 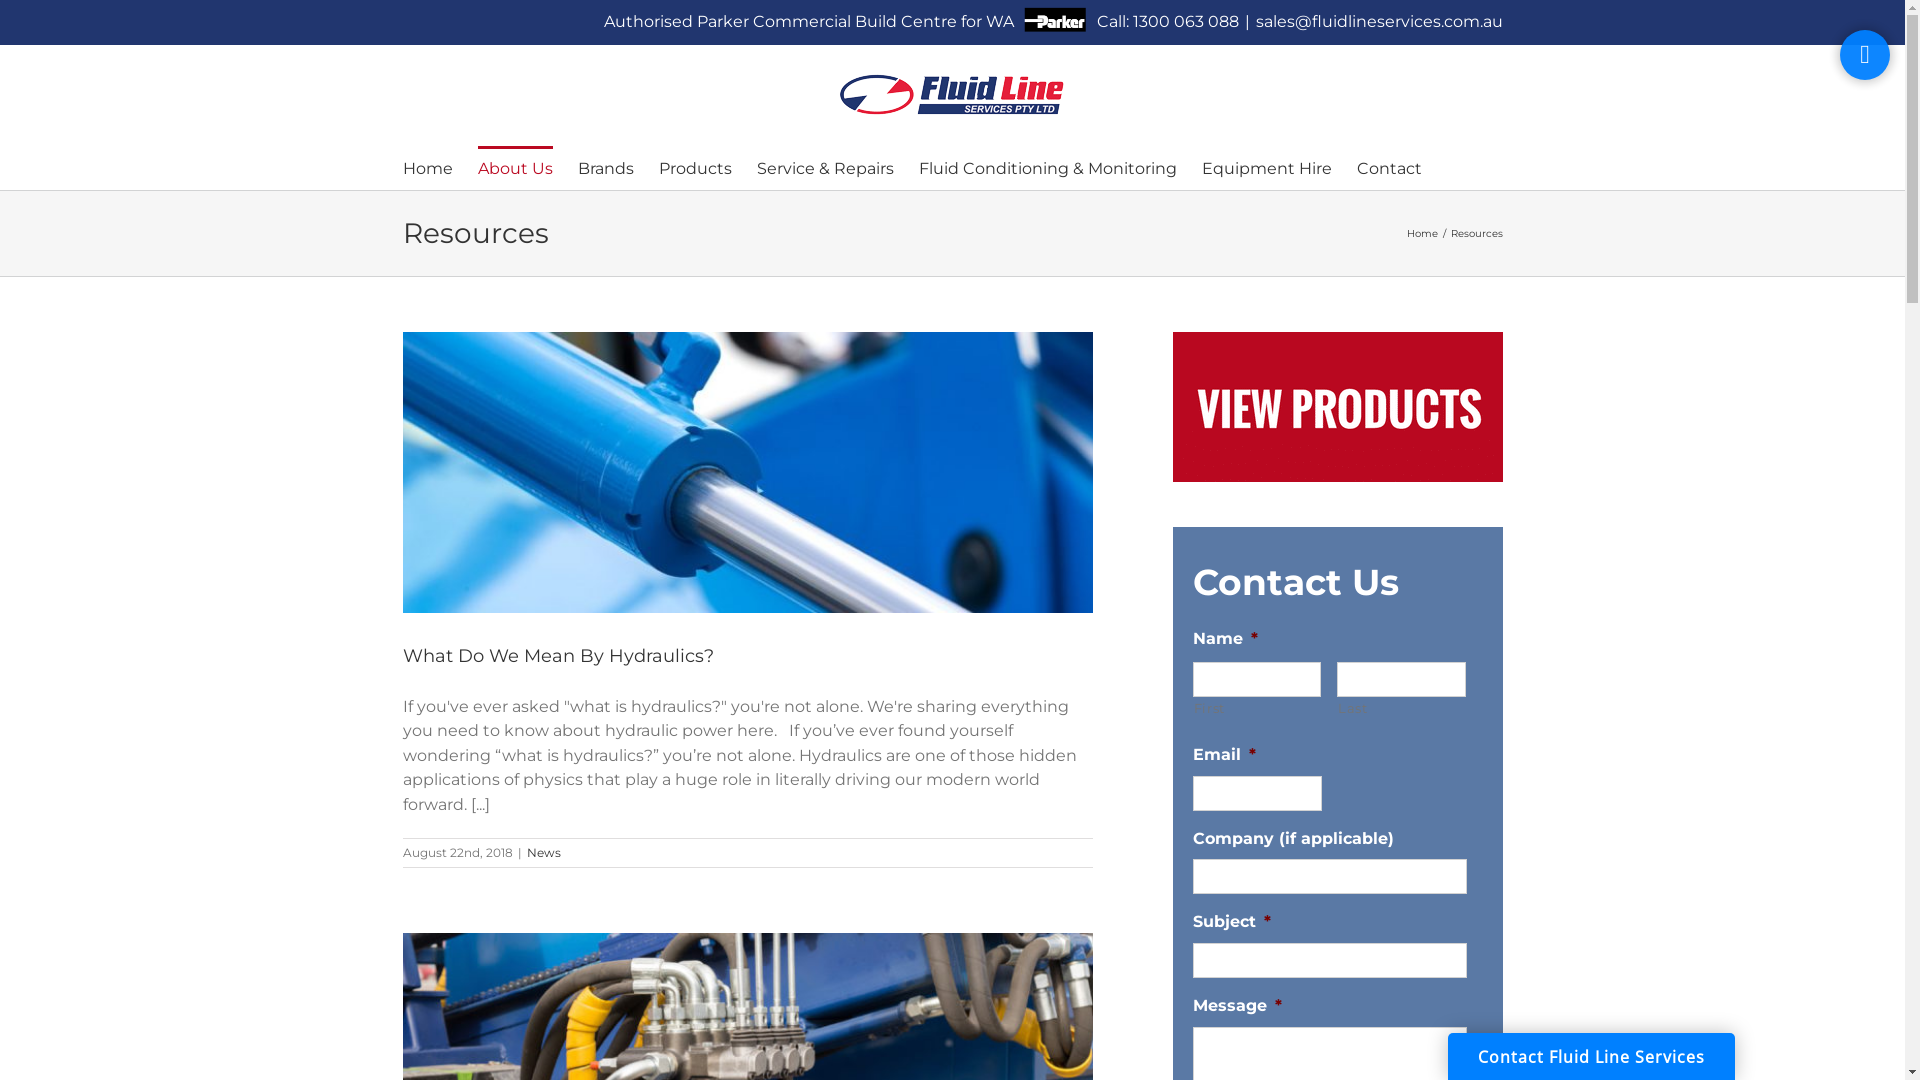 What do you see at coordinates (1378, 21) in the screenshot?
I see `'sales@fluidlineservices.com.au'` at bounding box center [1378, 21].